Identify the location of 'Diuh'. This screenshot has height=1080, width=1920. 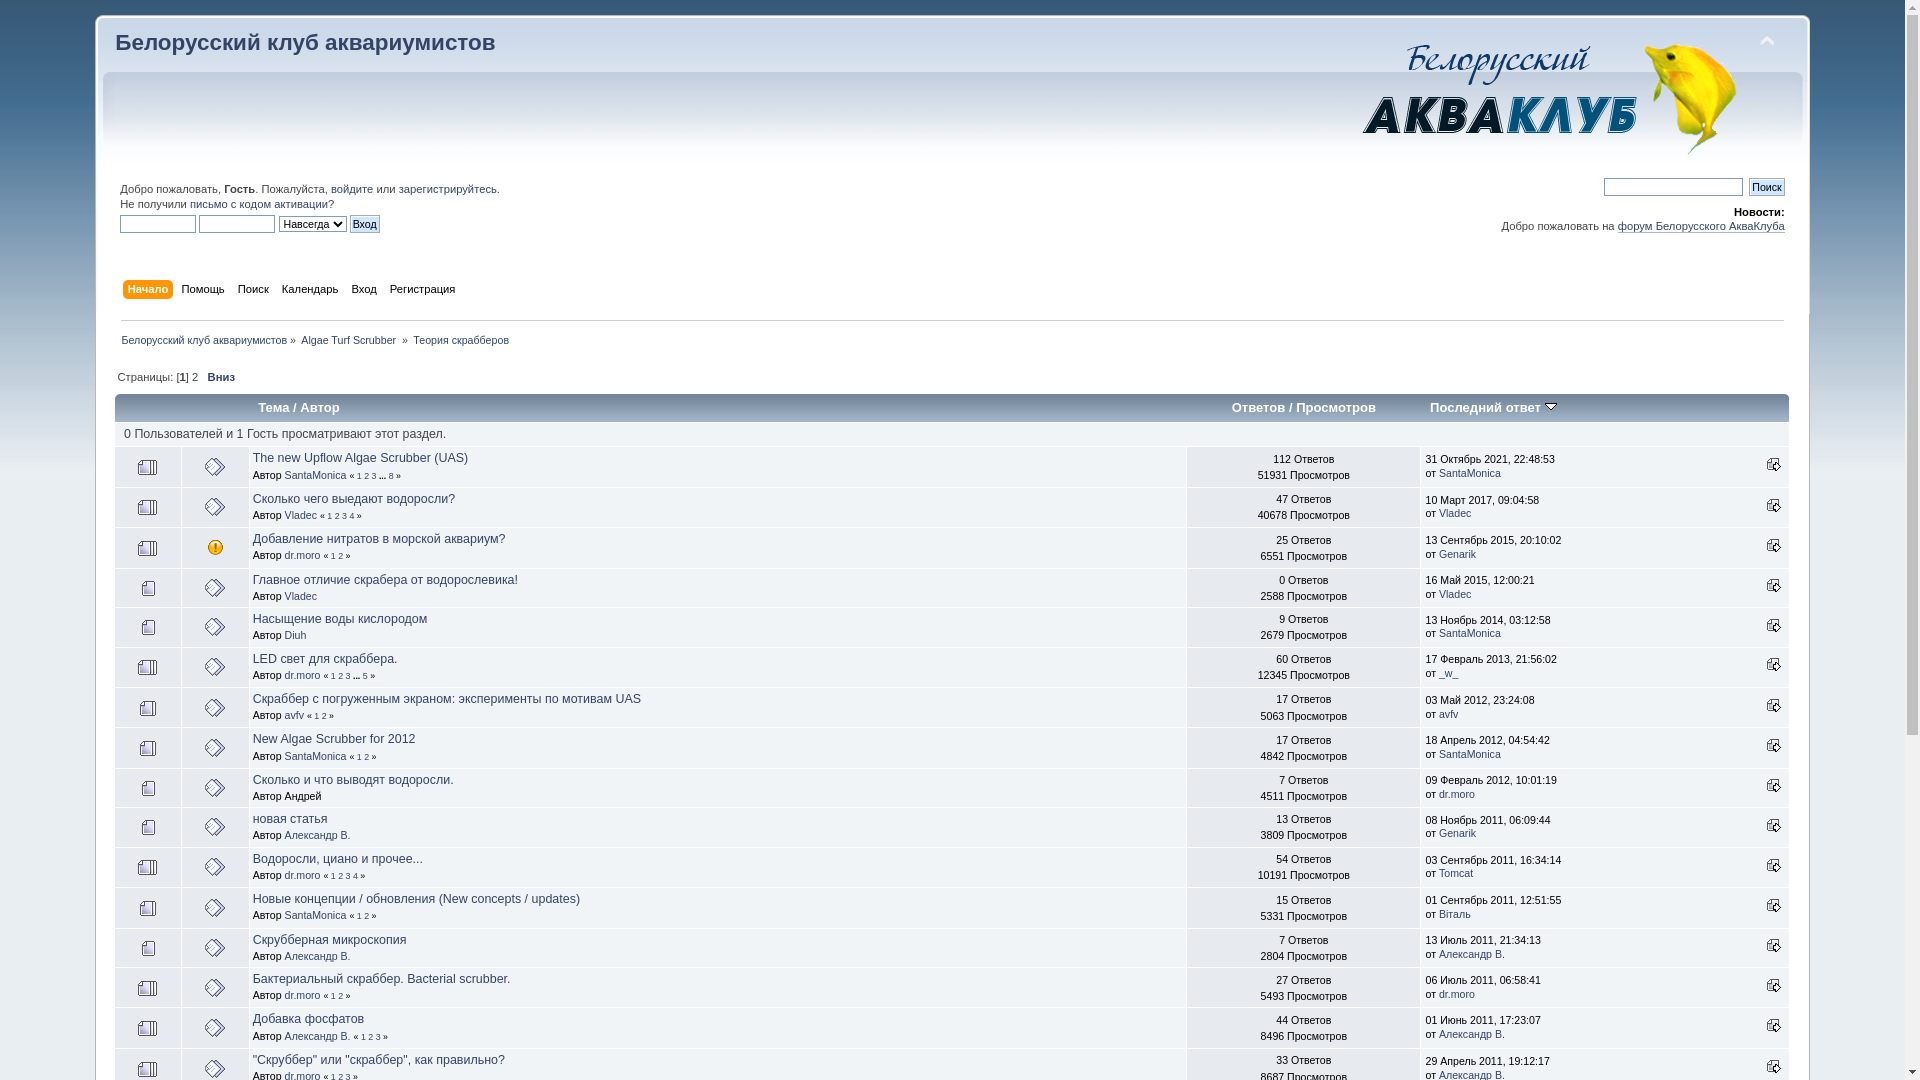
(283, 635).